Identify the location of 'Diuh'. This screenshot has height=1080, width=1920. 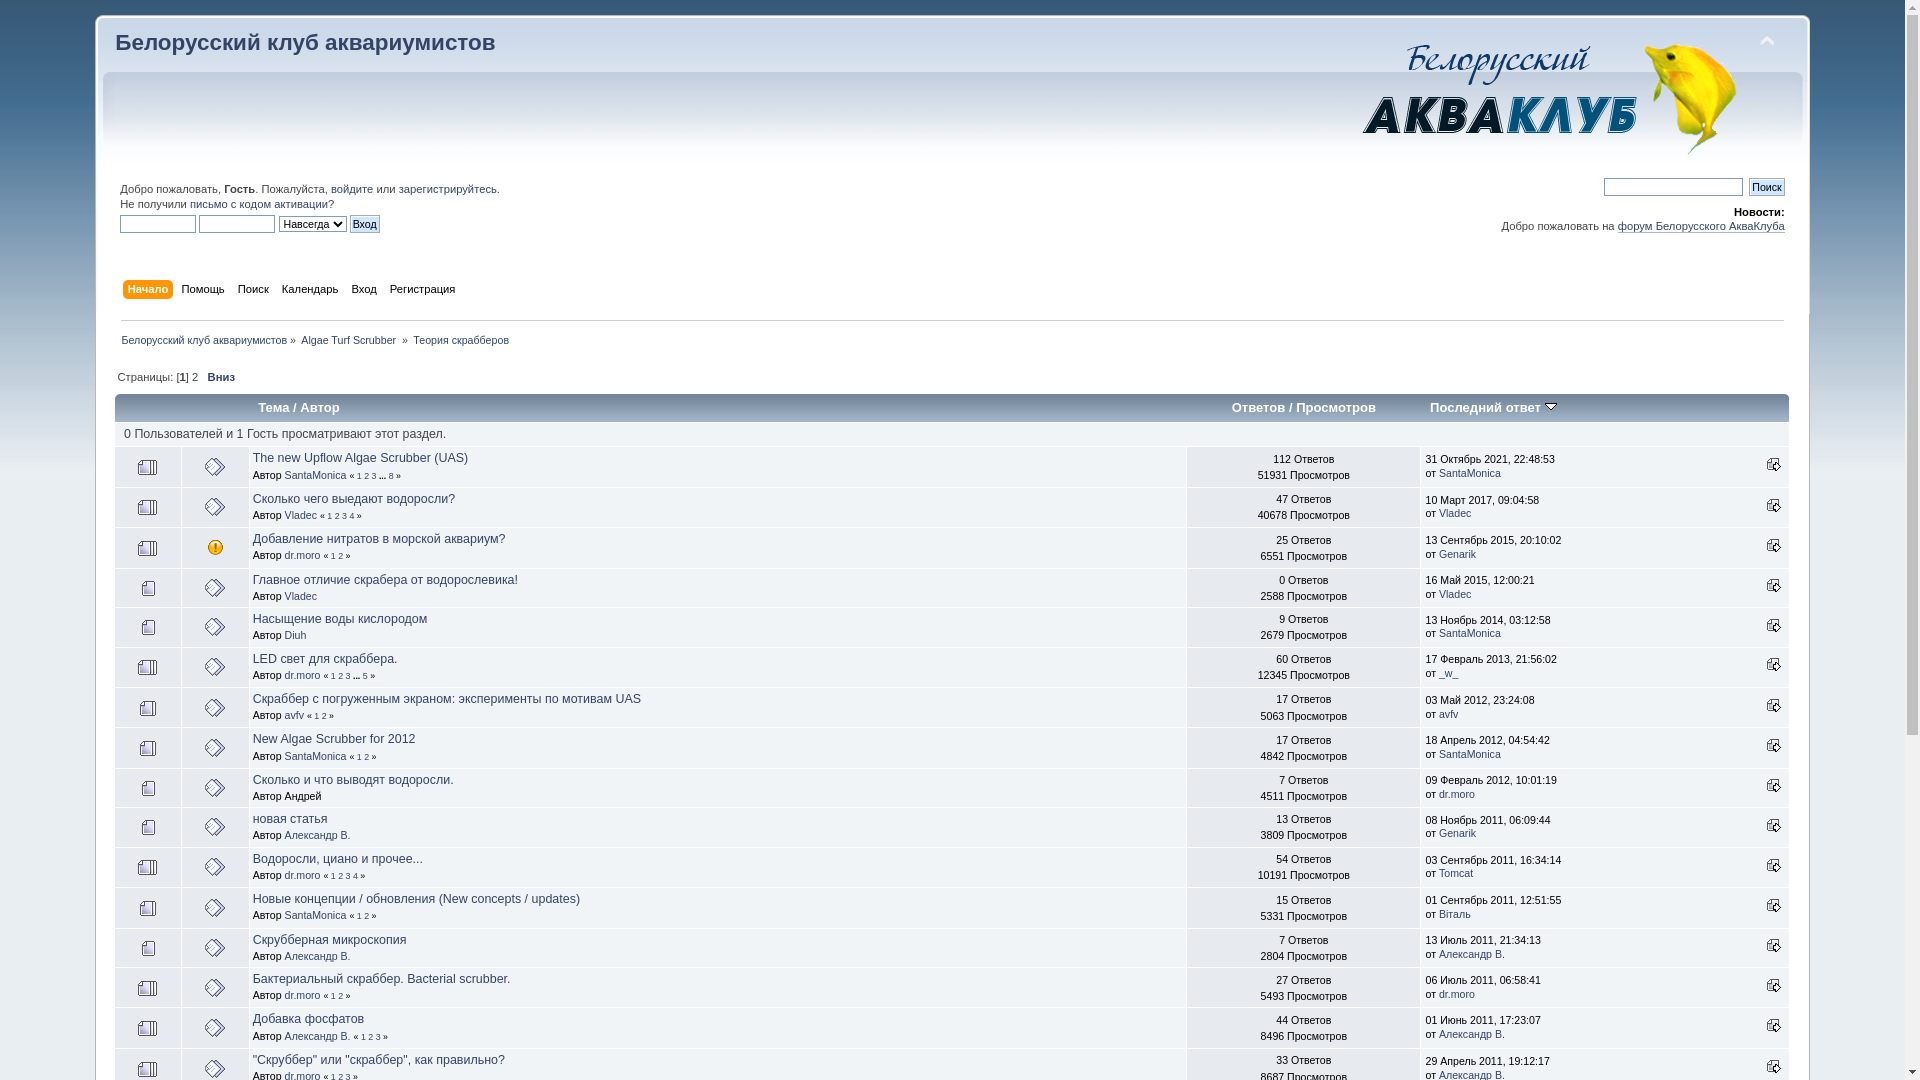
(283, 635).